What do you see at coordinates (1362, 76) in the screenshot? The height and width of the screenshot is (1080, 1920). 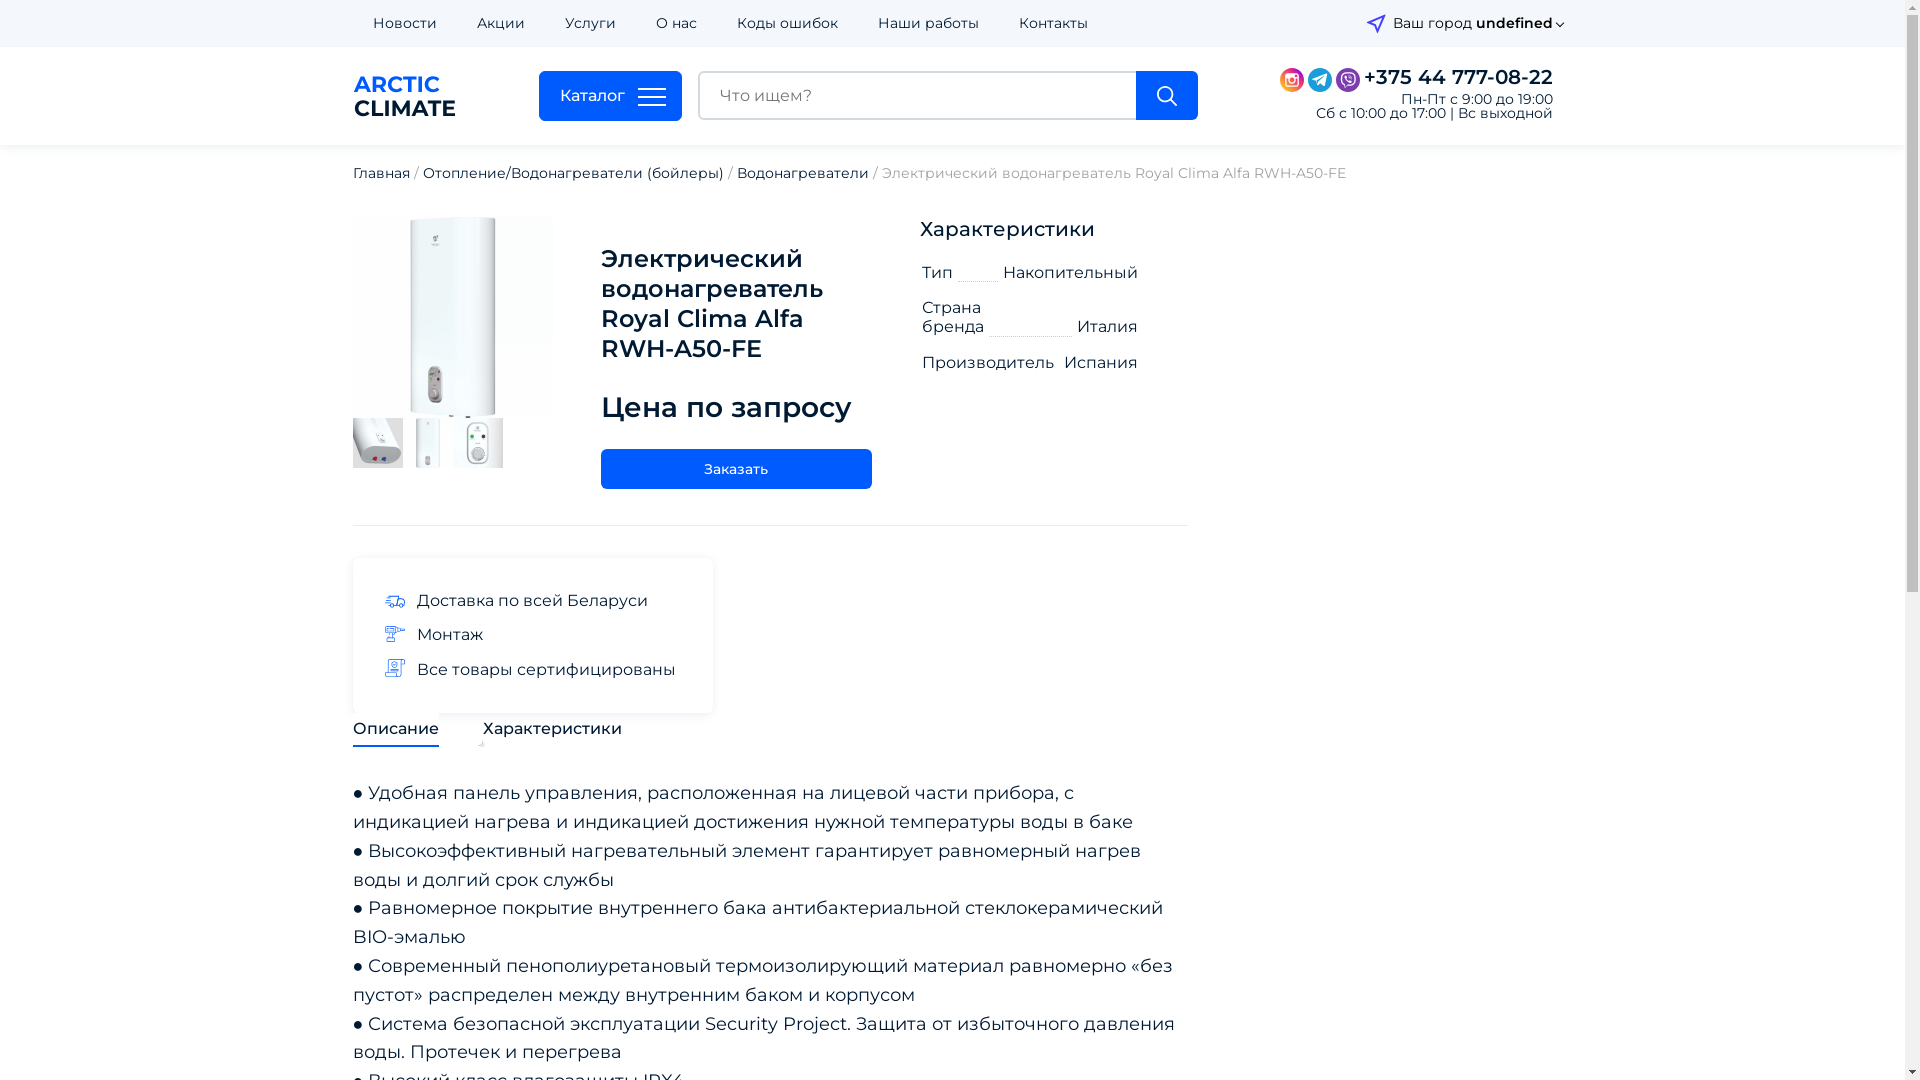 I see `'+375 44 777-08-22'` at bounding box center [1362, 76].